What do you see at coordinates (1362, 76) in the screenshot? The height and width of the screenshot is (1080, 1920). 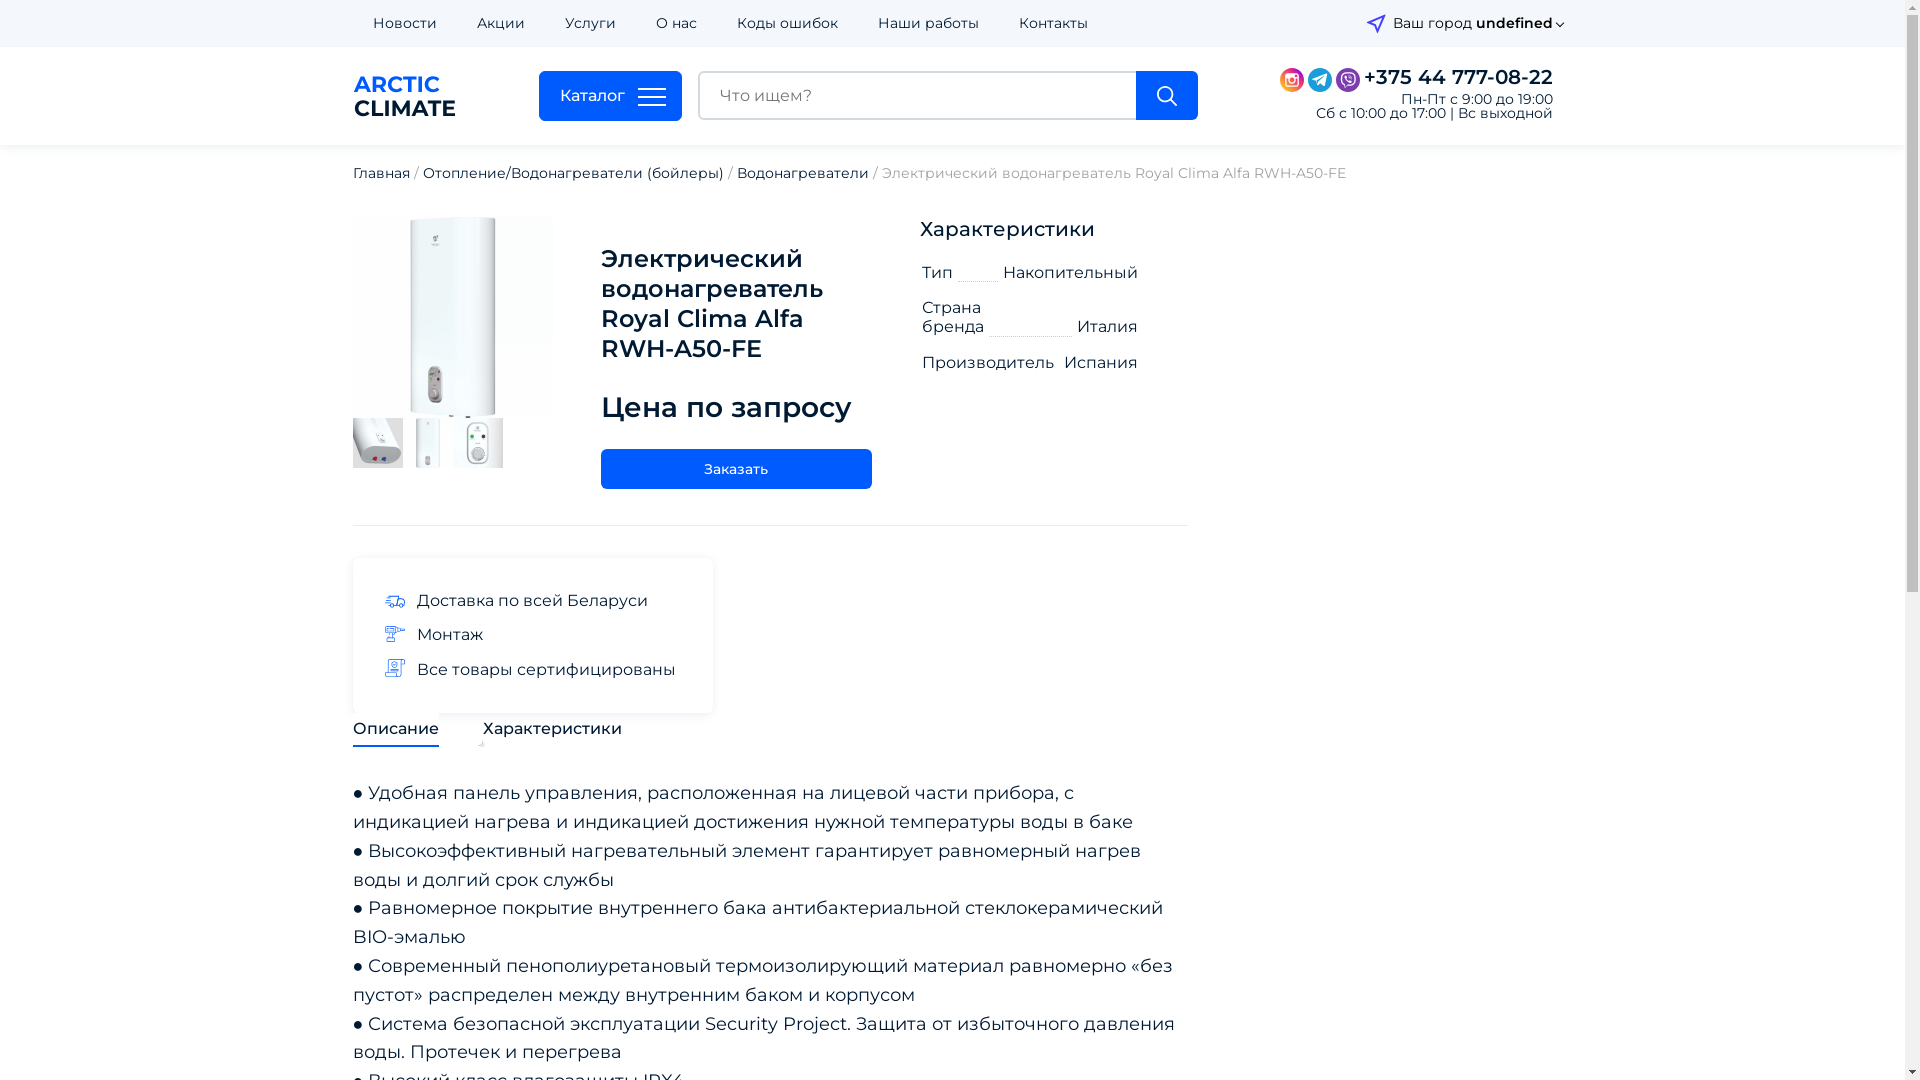 I see `'+375 44 777-08-22'` at bounding box center [1362, 76].